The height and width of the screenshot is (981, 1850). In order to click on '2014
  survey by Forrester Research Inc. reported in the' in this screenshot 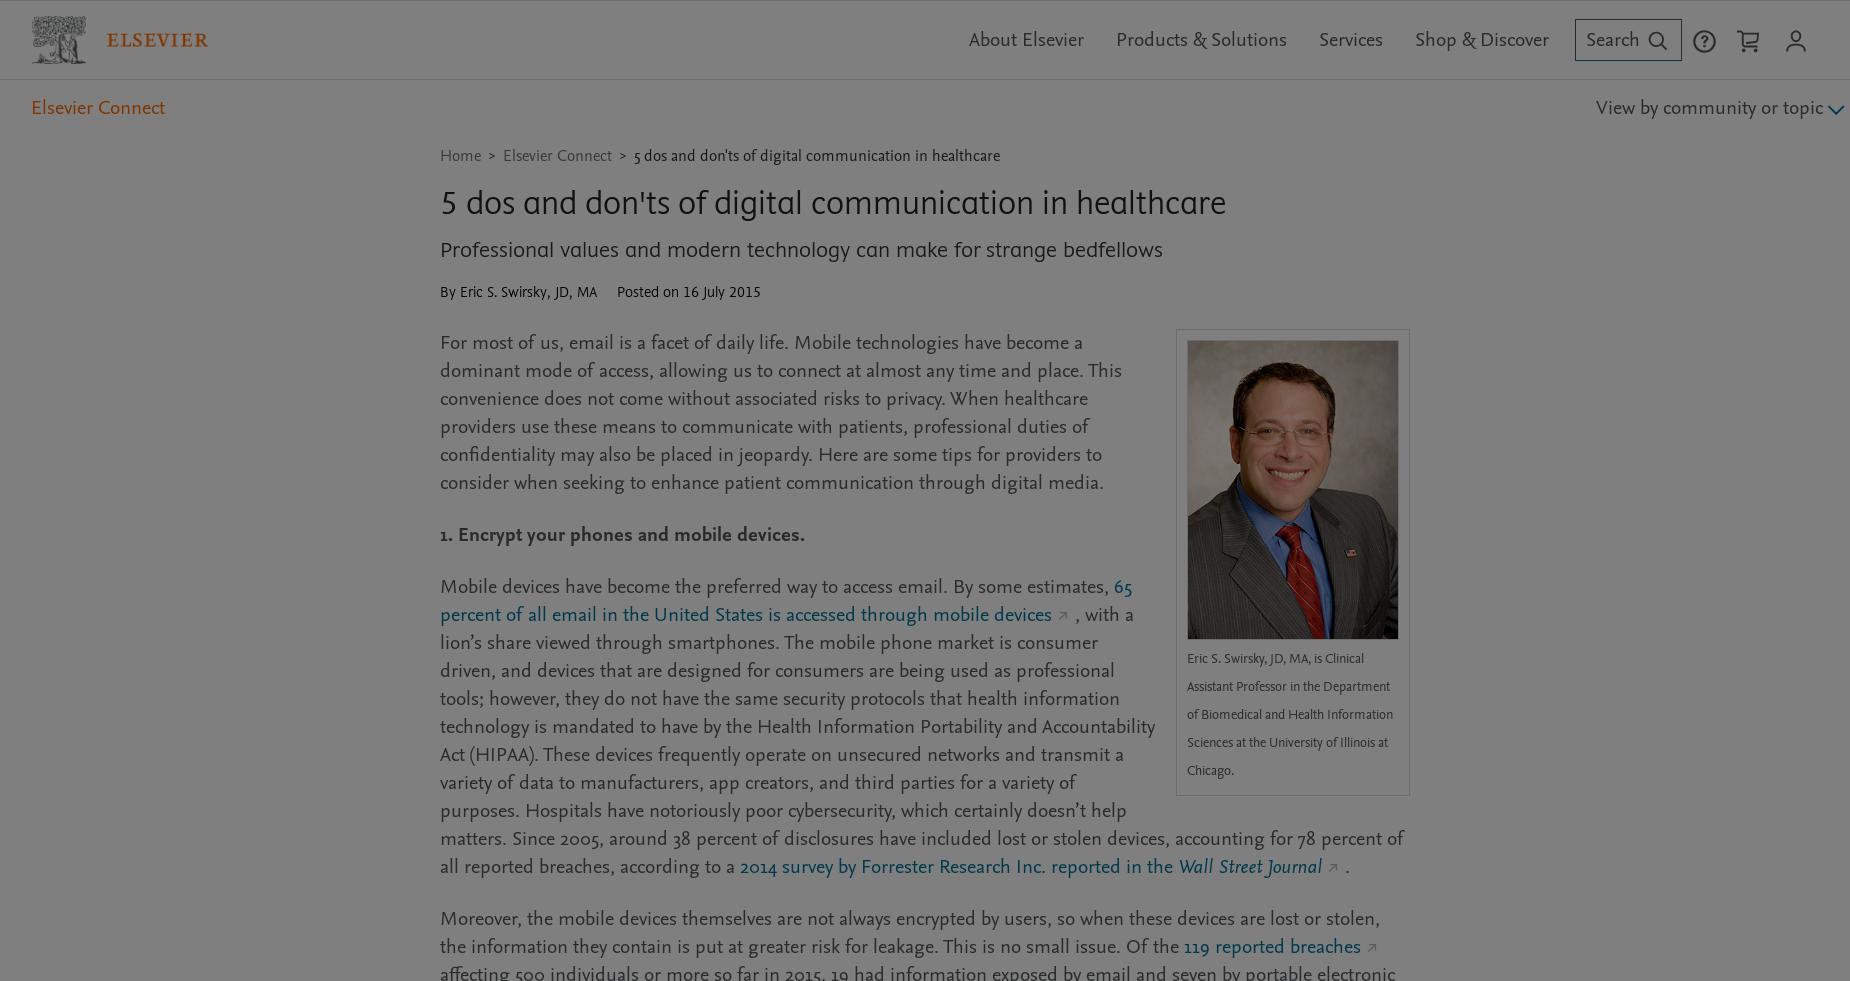, I will do `click(958, 866)`.